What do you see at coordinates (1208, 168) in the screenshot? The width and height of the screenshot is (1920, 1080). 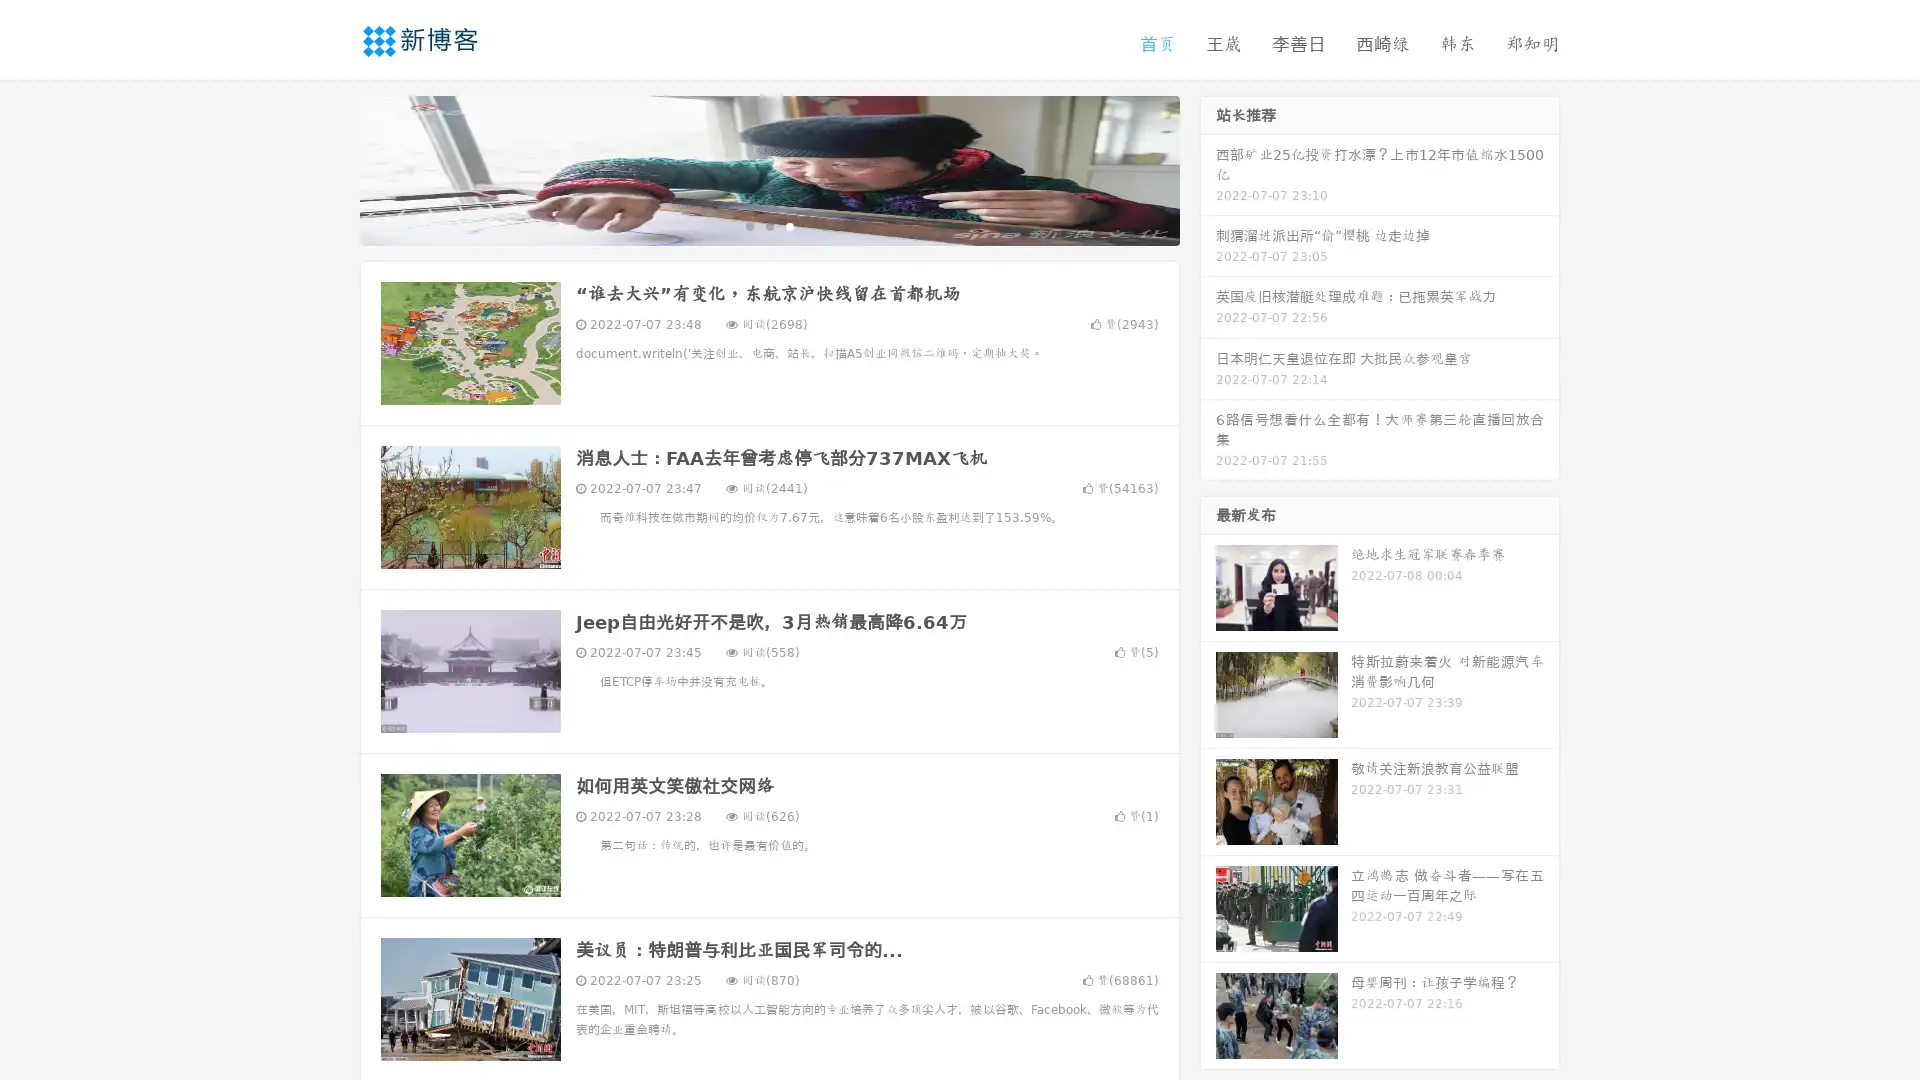 I see `Next slide` at bounding box center [1208, 168].